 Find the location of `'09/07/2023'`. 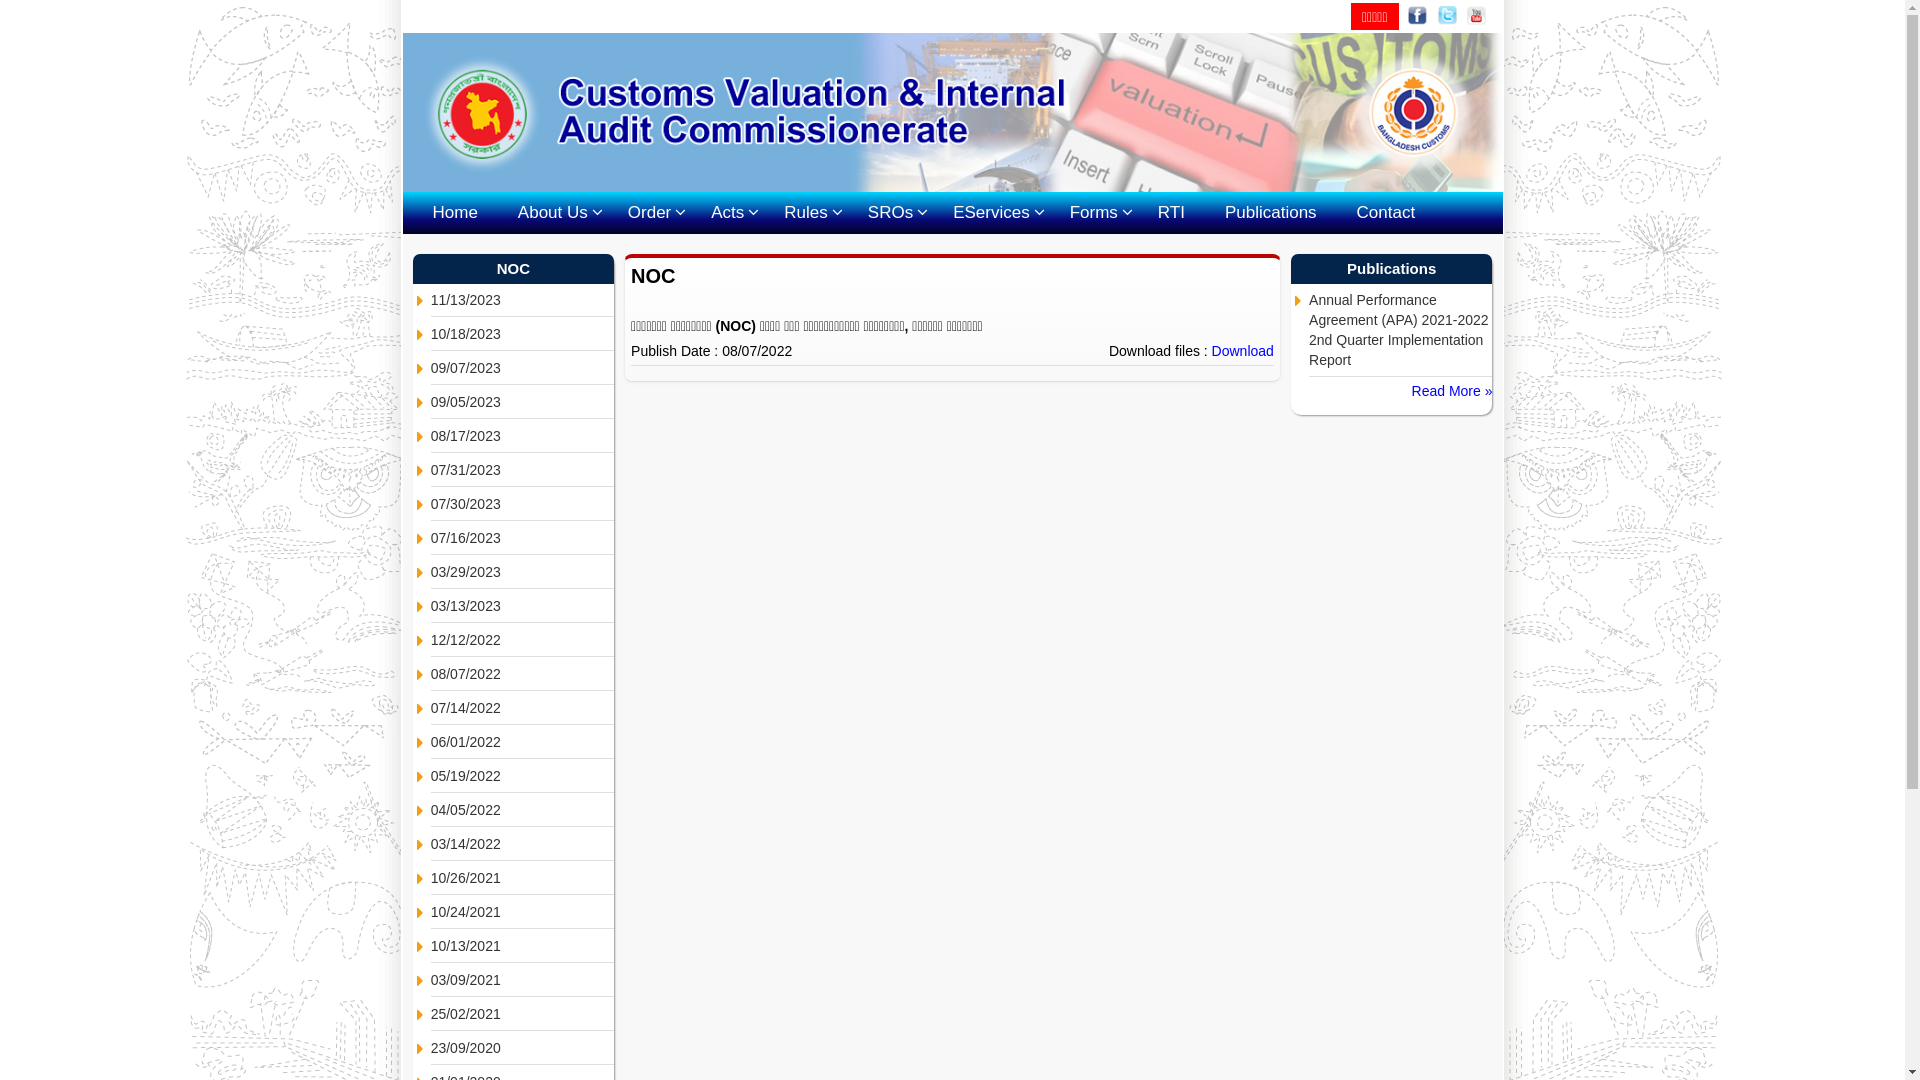

'09/07/2023' is located at coordinates (522, 368).